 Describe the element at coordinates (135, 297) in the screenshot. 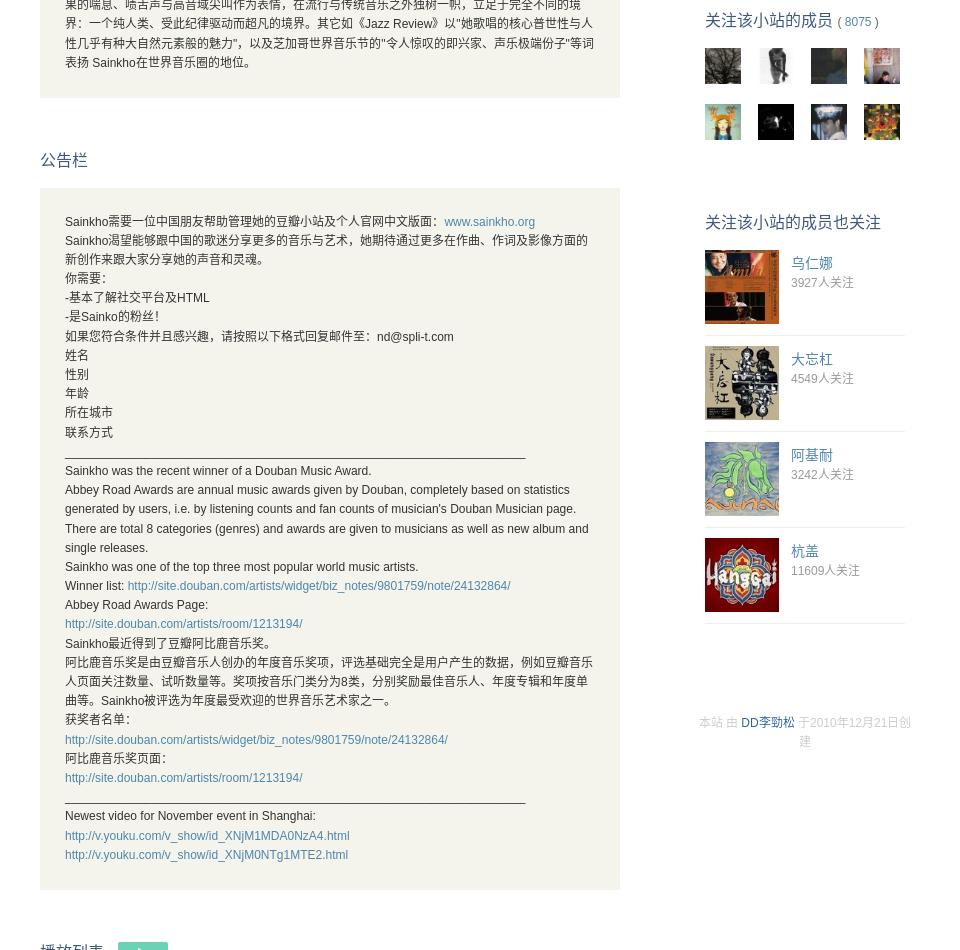

I see `'-基本了解社交平台及HTML'` at that location.